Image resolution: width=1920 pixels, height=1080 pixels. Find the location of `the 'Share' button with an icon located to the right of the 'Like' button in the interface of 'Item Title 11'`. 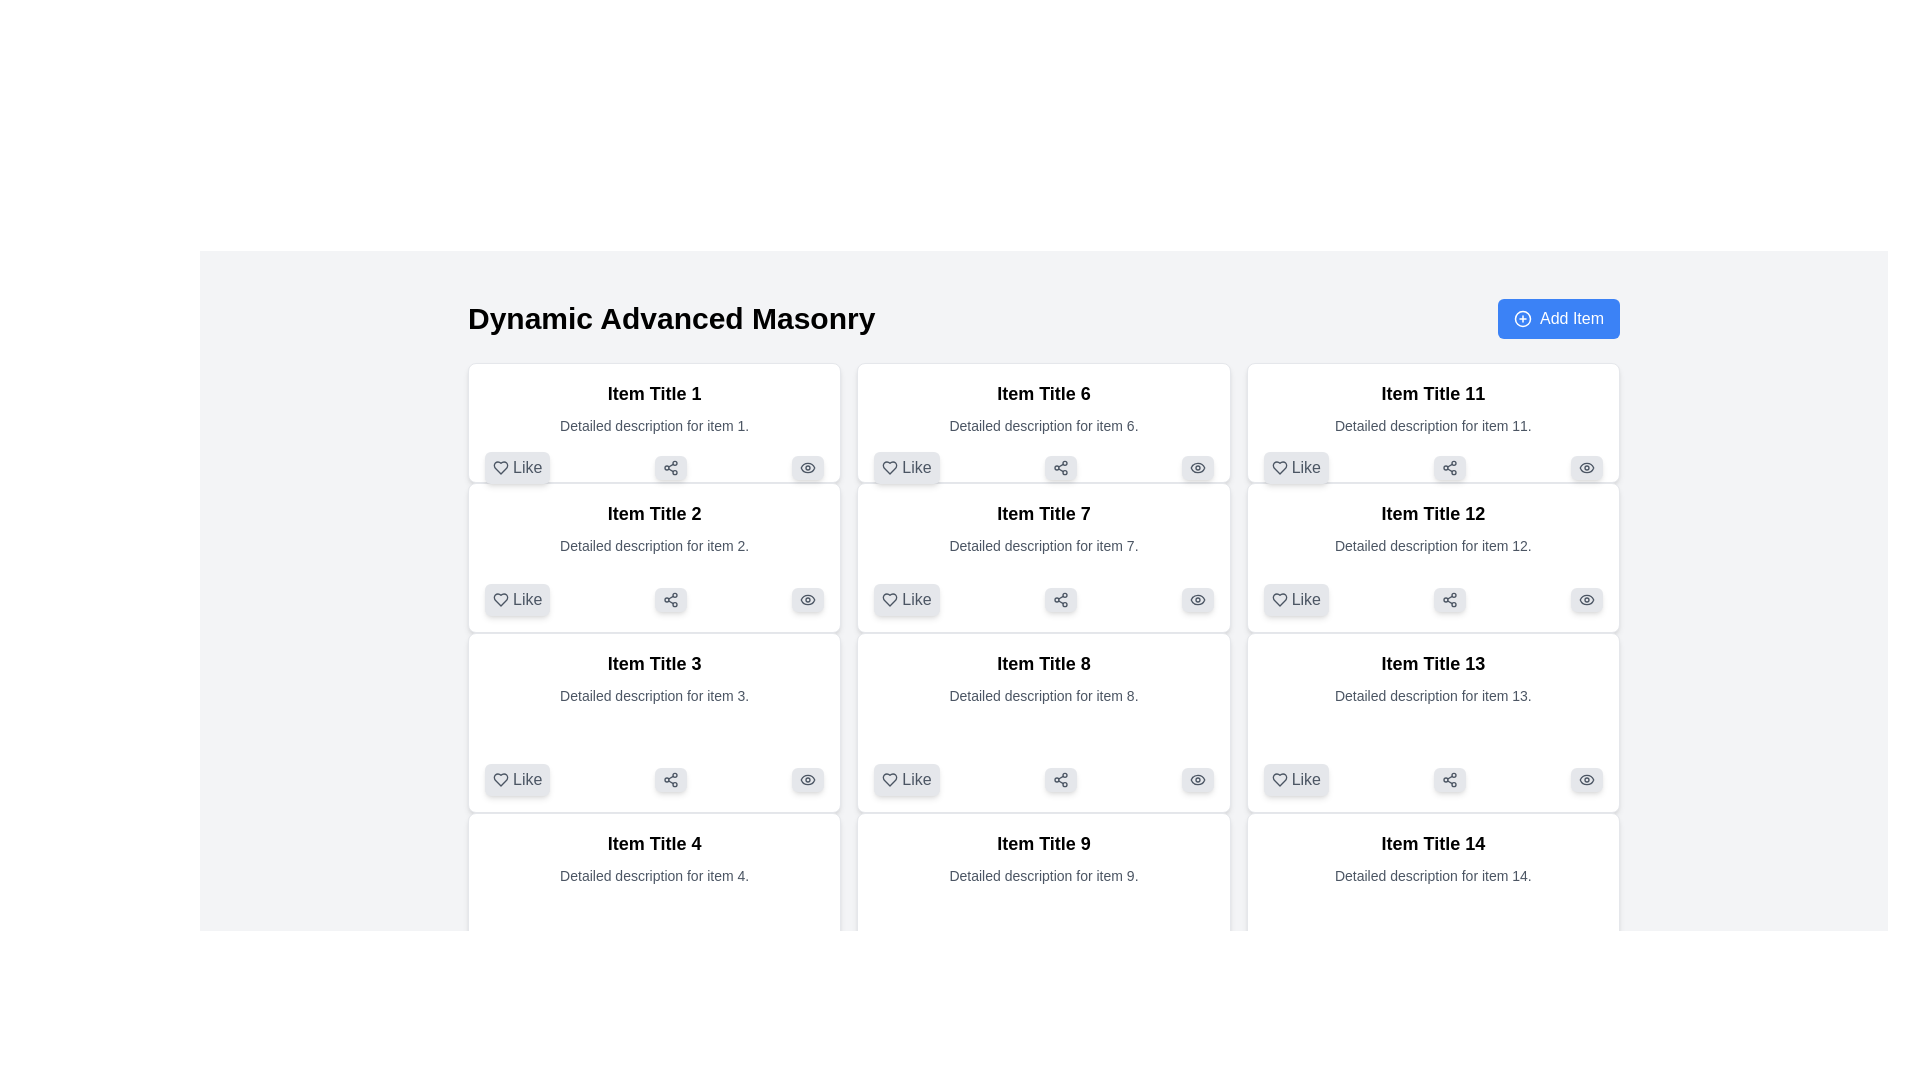

the 'Share' button with an icon located to the right of the 'Like' button in the interface of 'Item Title 11' is located at coordinates (1449, 467).